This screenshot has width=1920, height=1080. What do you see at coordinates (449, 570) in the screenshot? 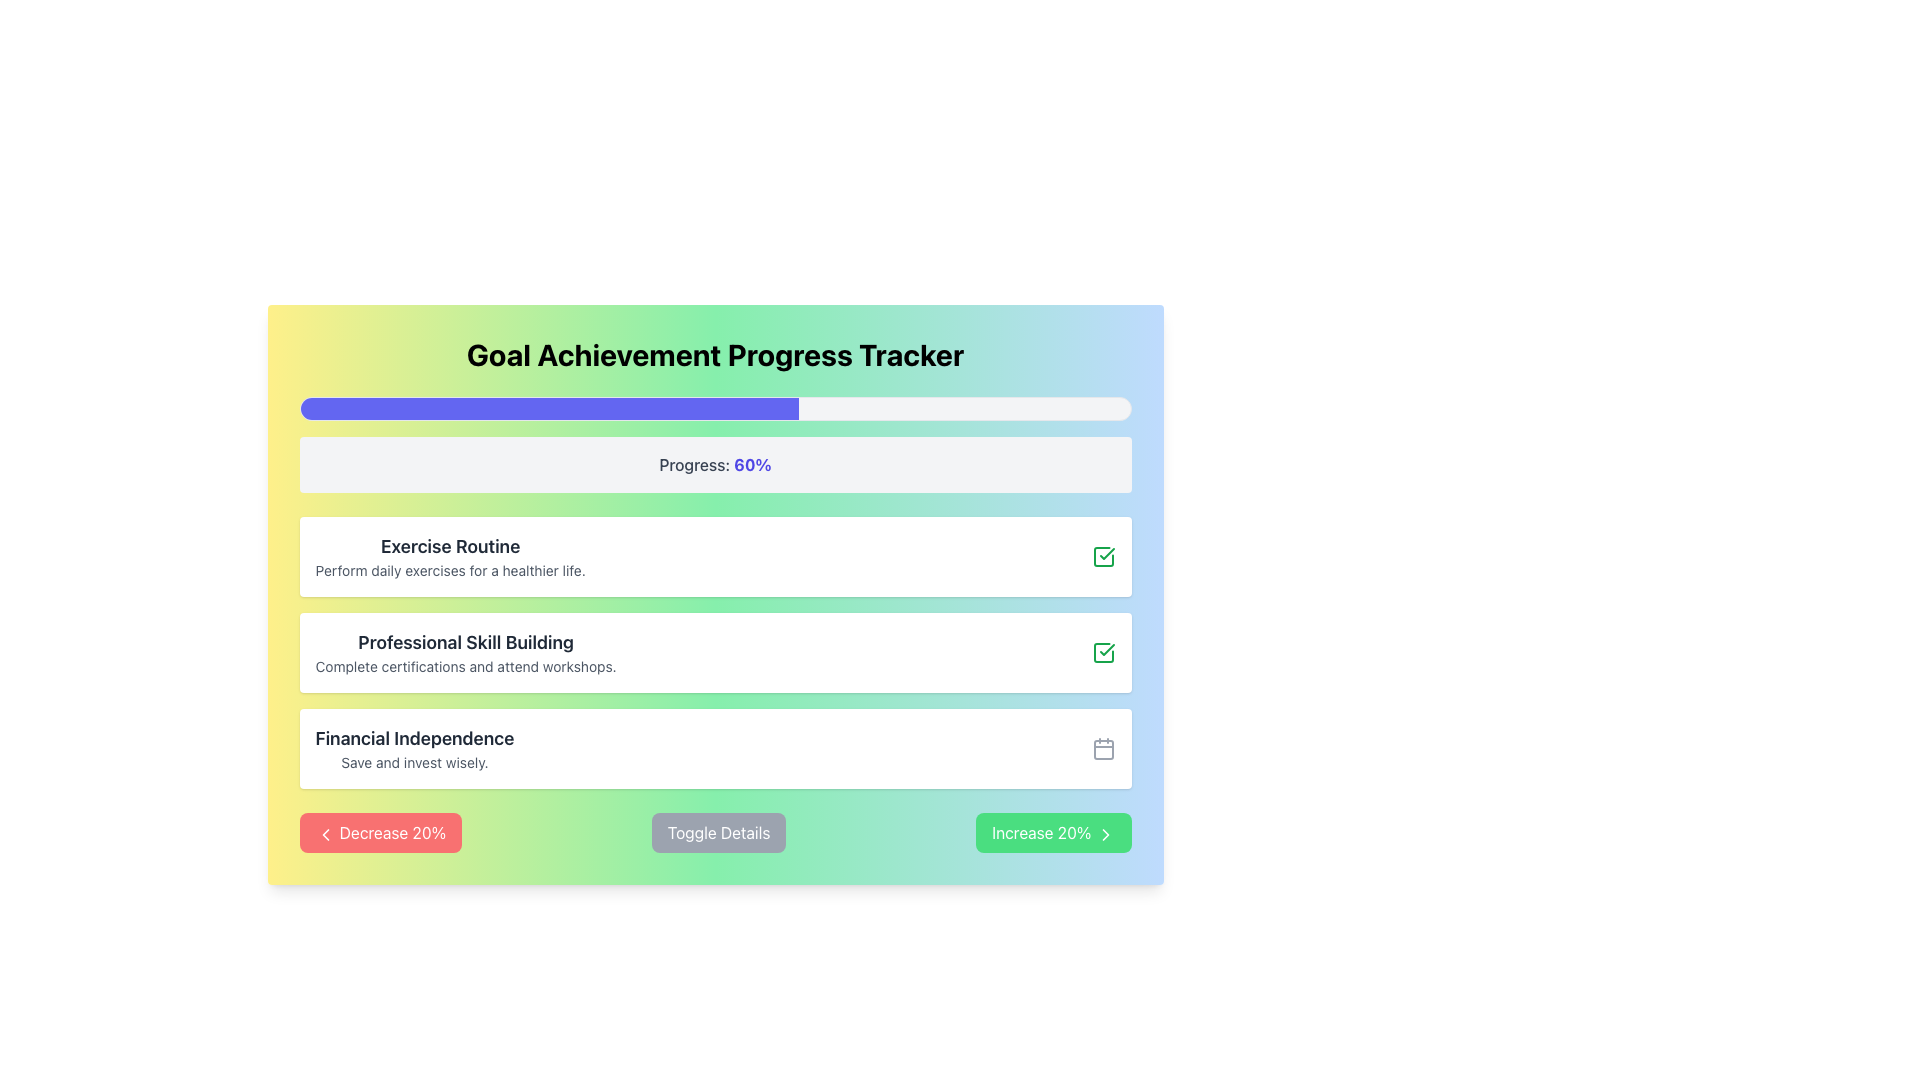
I see `the static text label reading 'Perform daily exercises for a healthier life.' which is positioned below the title 'Exercise Routine' in the first feature box of the card layout` at bounding box center [449, 570].